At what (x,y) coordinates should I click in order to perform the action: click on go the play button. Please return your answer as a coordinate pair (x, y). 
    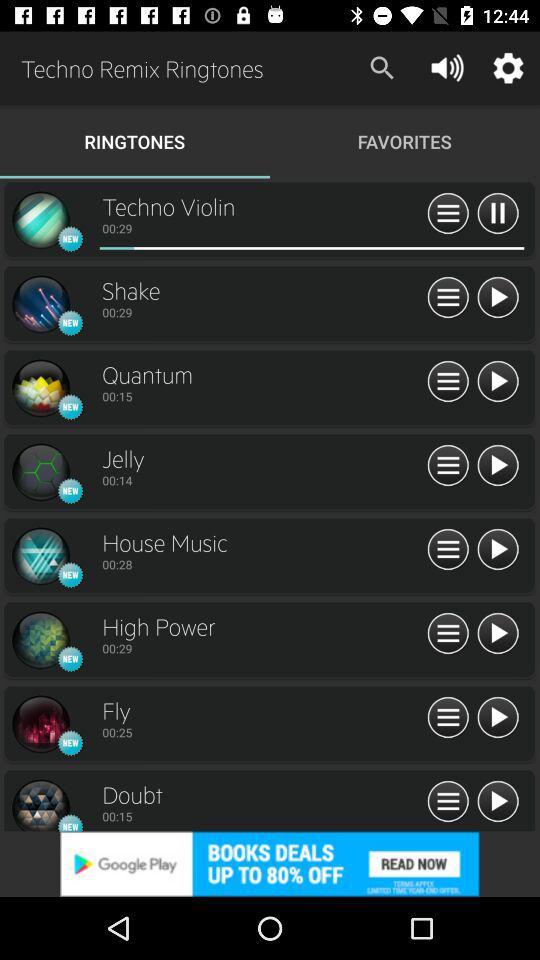
    Looking at the image, I should click on (496, 297).